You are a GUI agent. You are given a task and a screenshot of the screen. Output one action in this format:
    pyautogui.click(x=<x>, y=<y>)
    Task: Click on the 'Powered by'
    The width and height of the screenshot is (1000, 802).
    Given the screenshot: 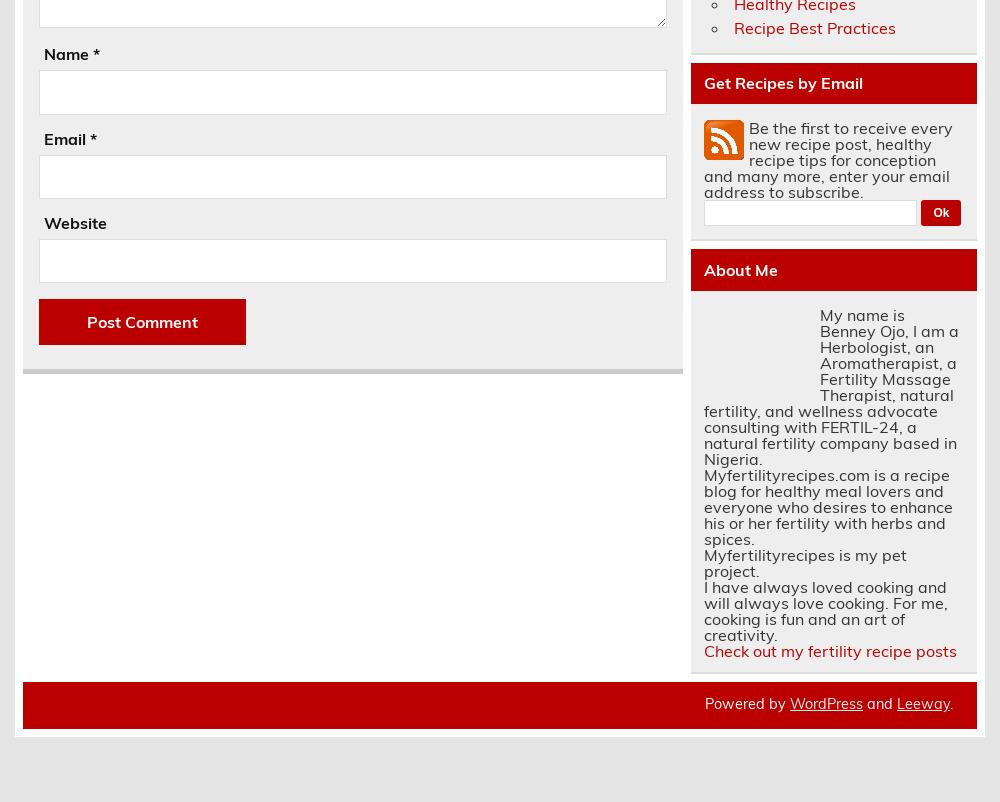 What is the action you would take?
    pyautogui.click(x=746, y=702)
    